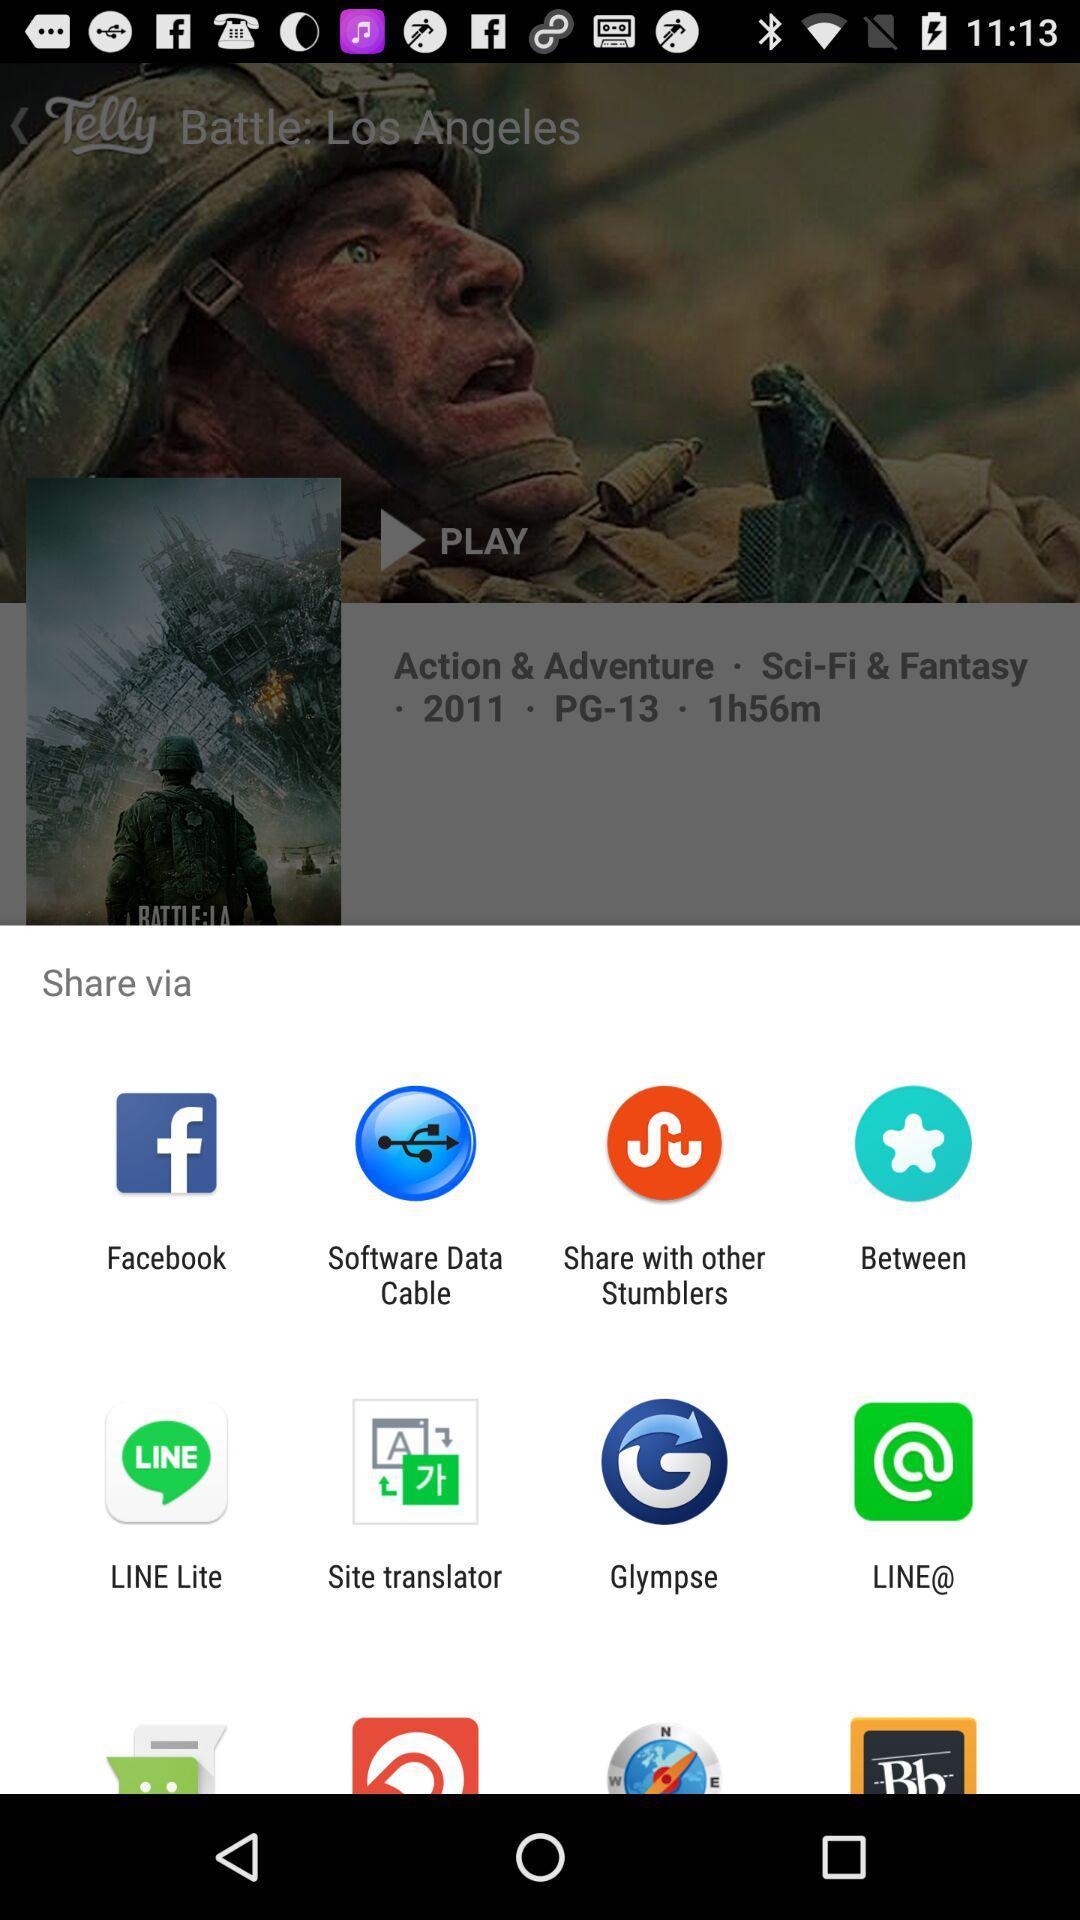 This screenshot has height=1920, width=1080. What do you see at coordinates (414, 1592) in the screenshot?
I see `the icon to the left of glympse app` at bounding box center [414, 1592].